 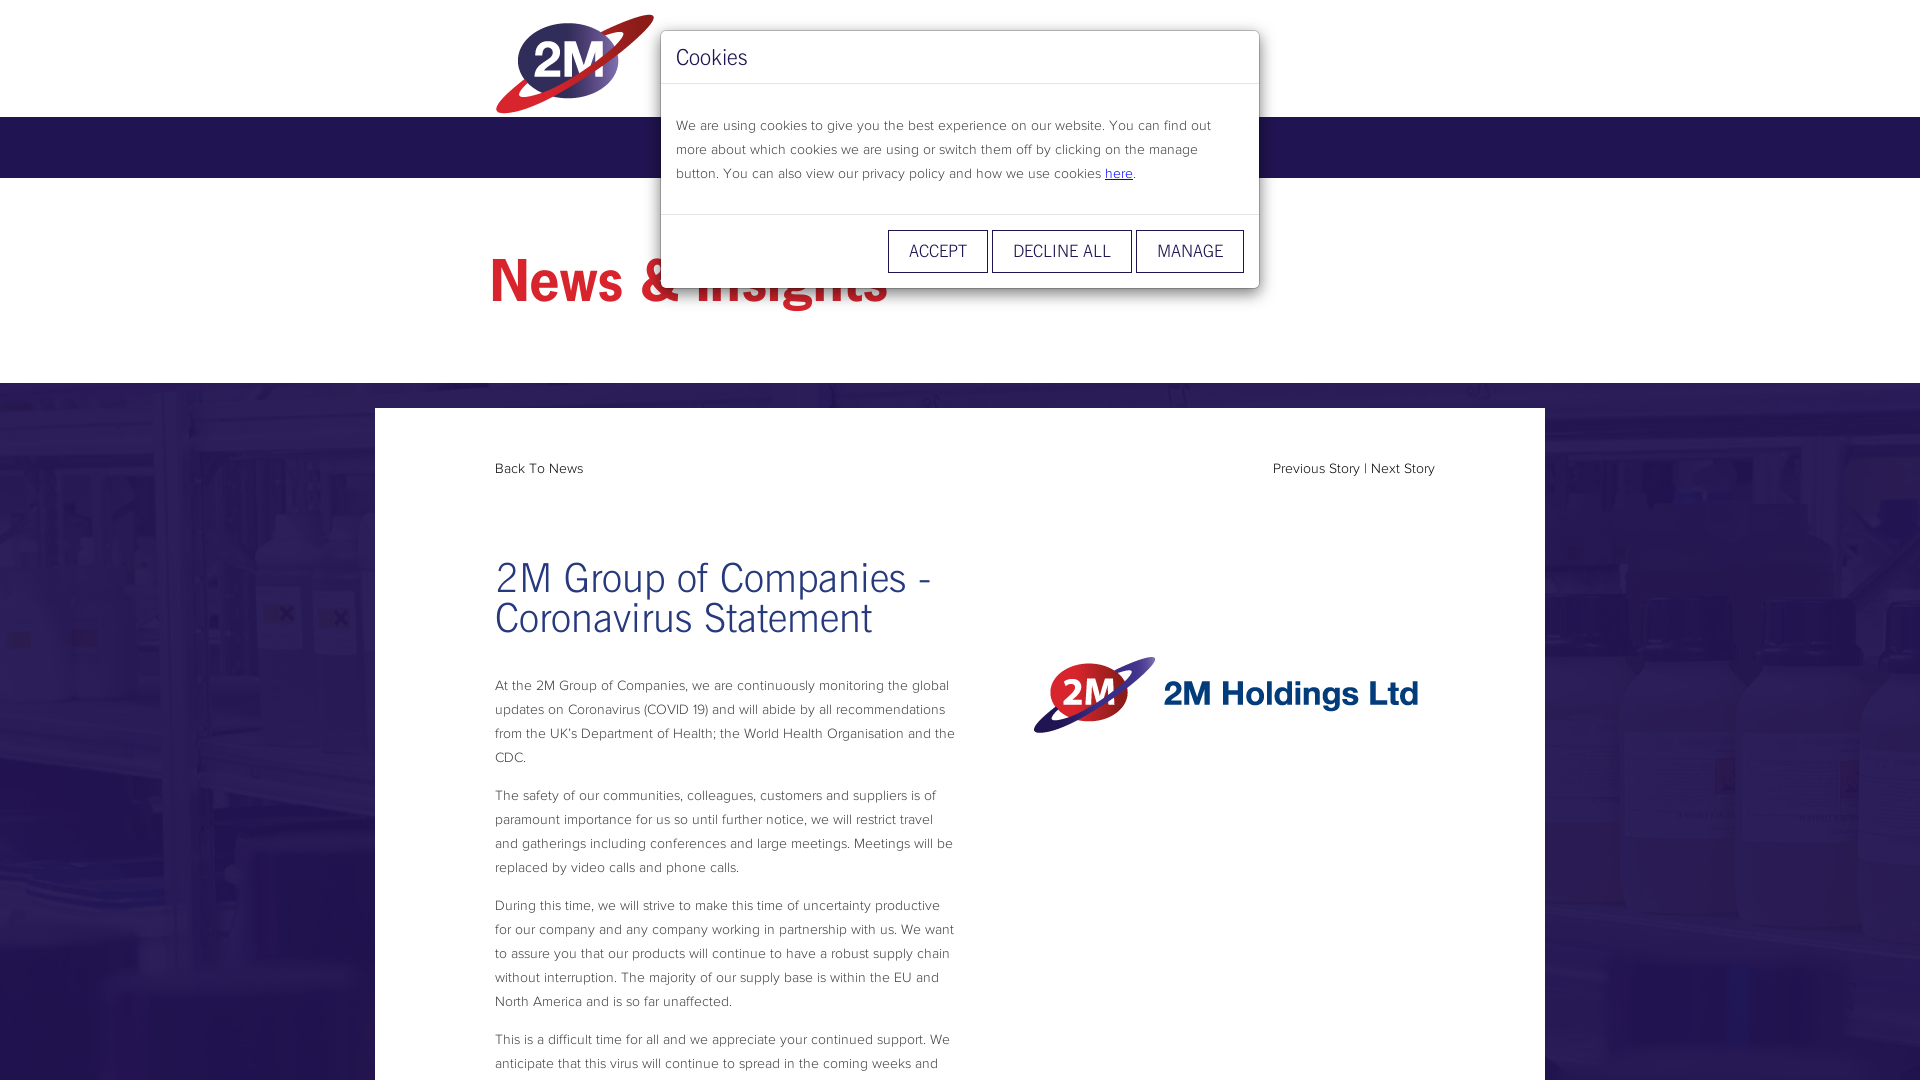 What do you see at coordinates (936, 250) in the screenshot?
I see `'ACCEPT'` at bounding box center [936, 250].